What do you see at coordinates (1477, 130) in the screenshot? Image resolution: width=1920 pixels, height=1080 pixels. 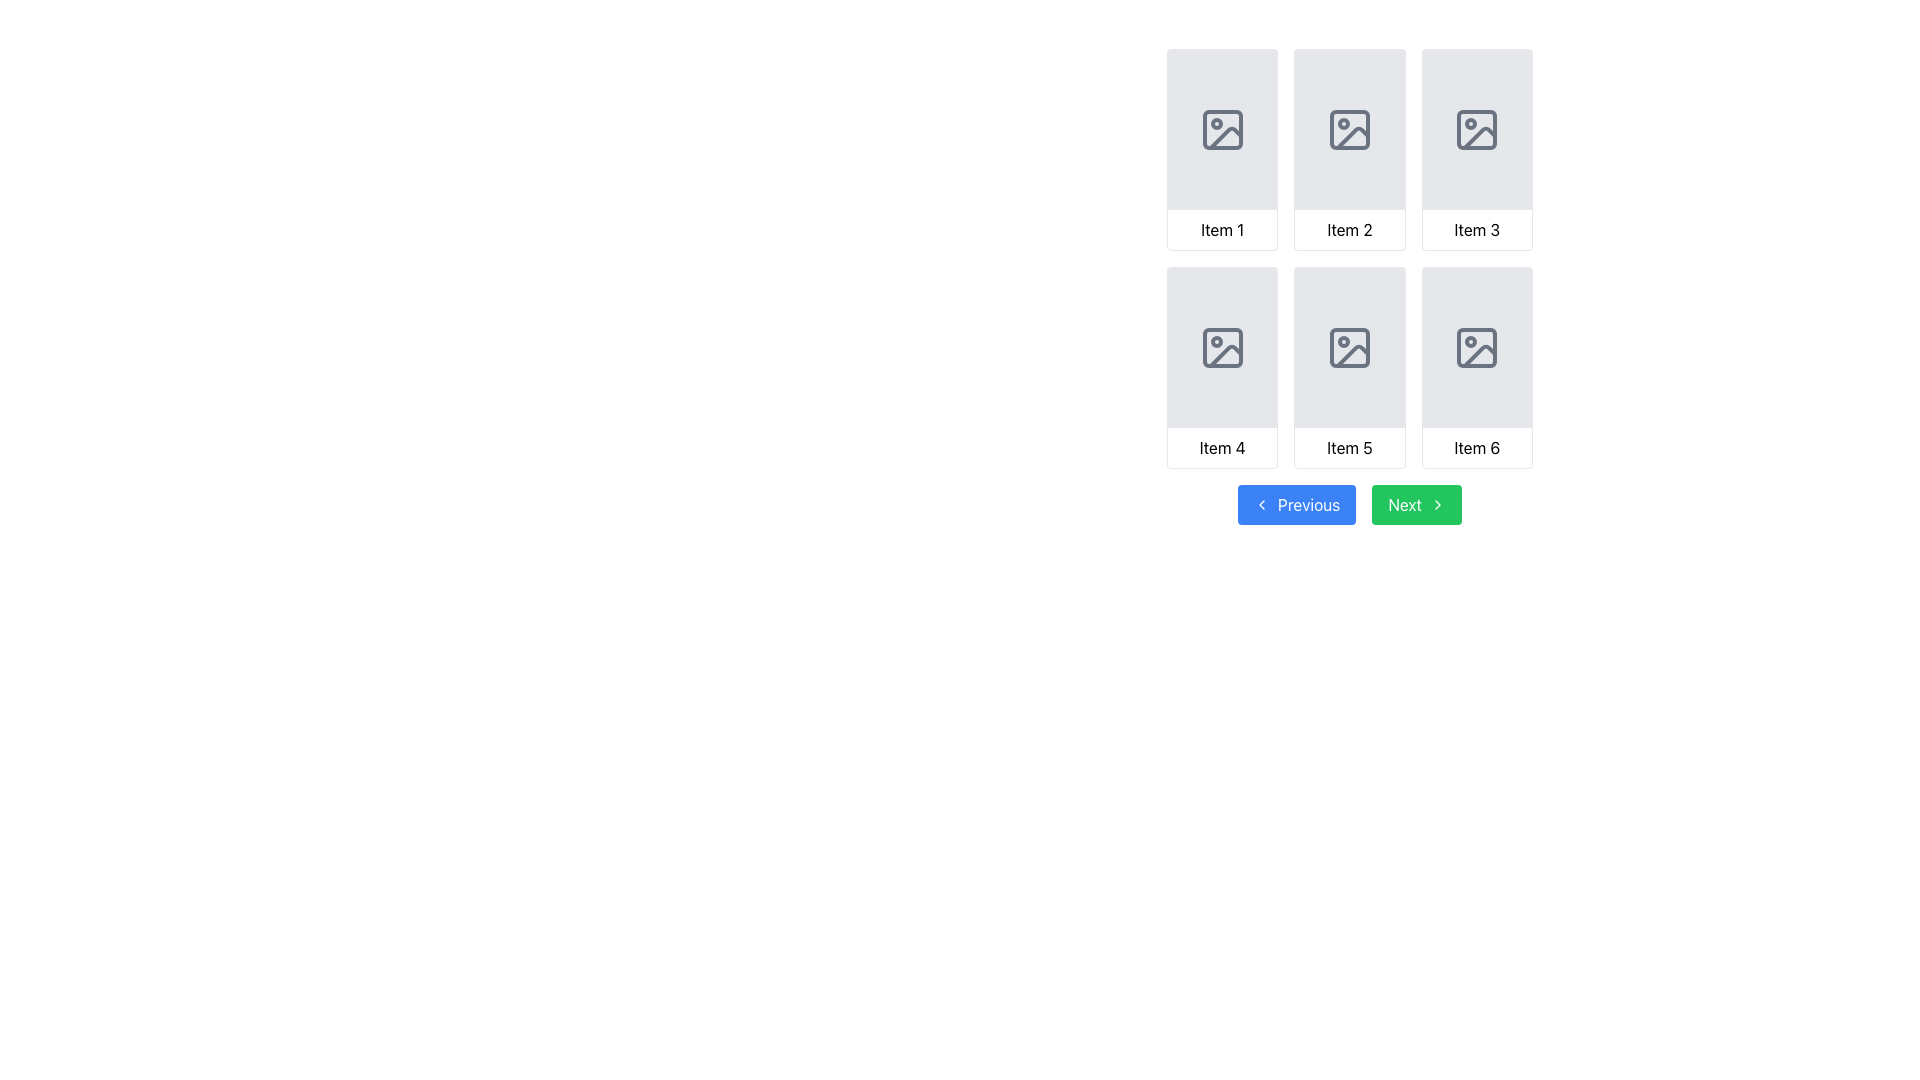 I see `the graphical icon styled as an outlined circular image in the upper left corner of the third card in the grid layout, which has gray lines and a white background` at bounding box center [1477, 130].